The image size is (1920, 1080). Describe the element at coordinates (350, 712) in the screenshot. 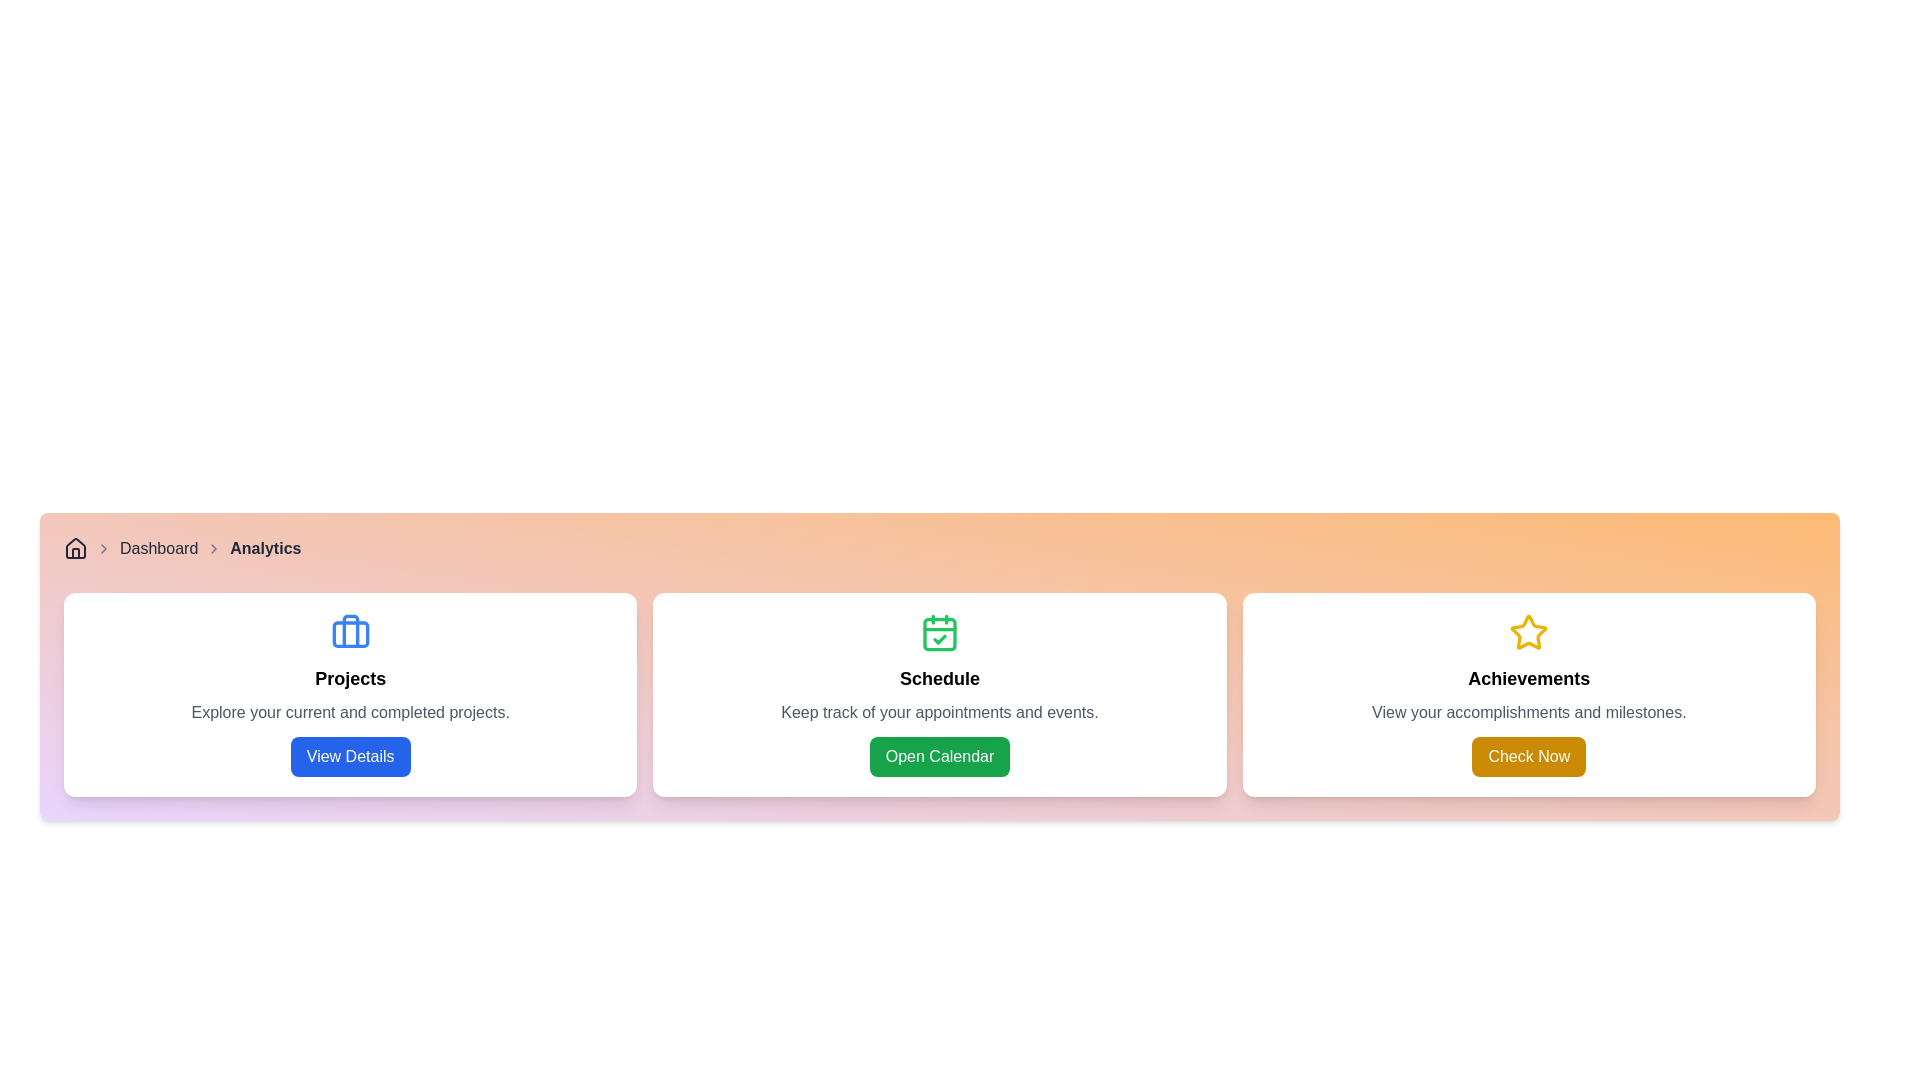

I see `the text label displaying 'Explore your current and completed projects.' which is center-aligned in gray font and located within the 'Projects' card` at that location.